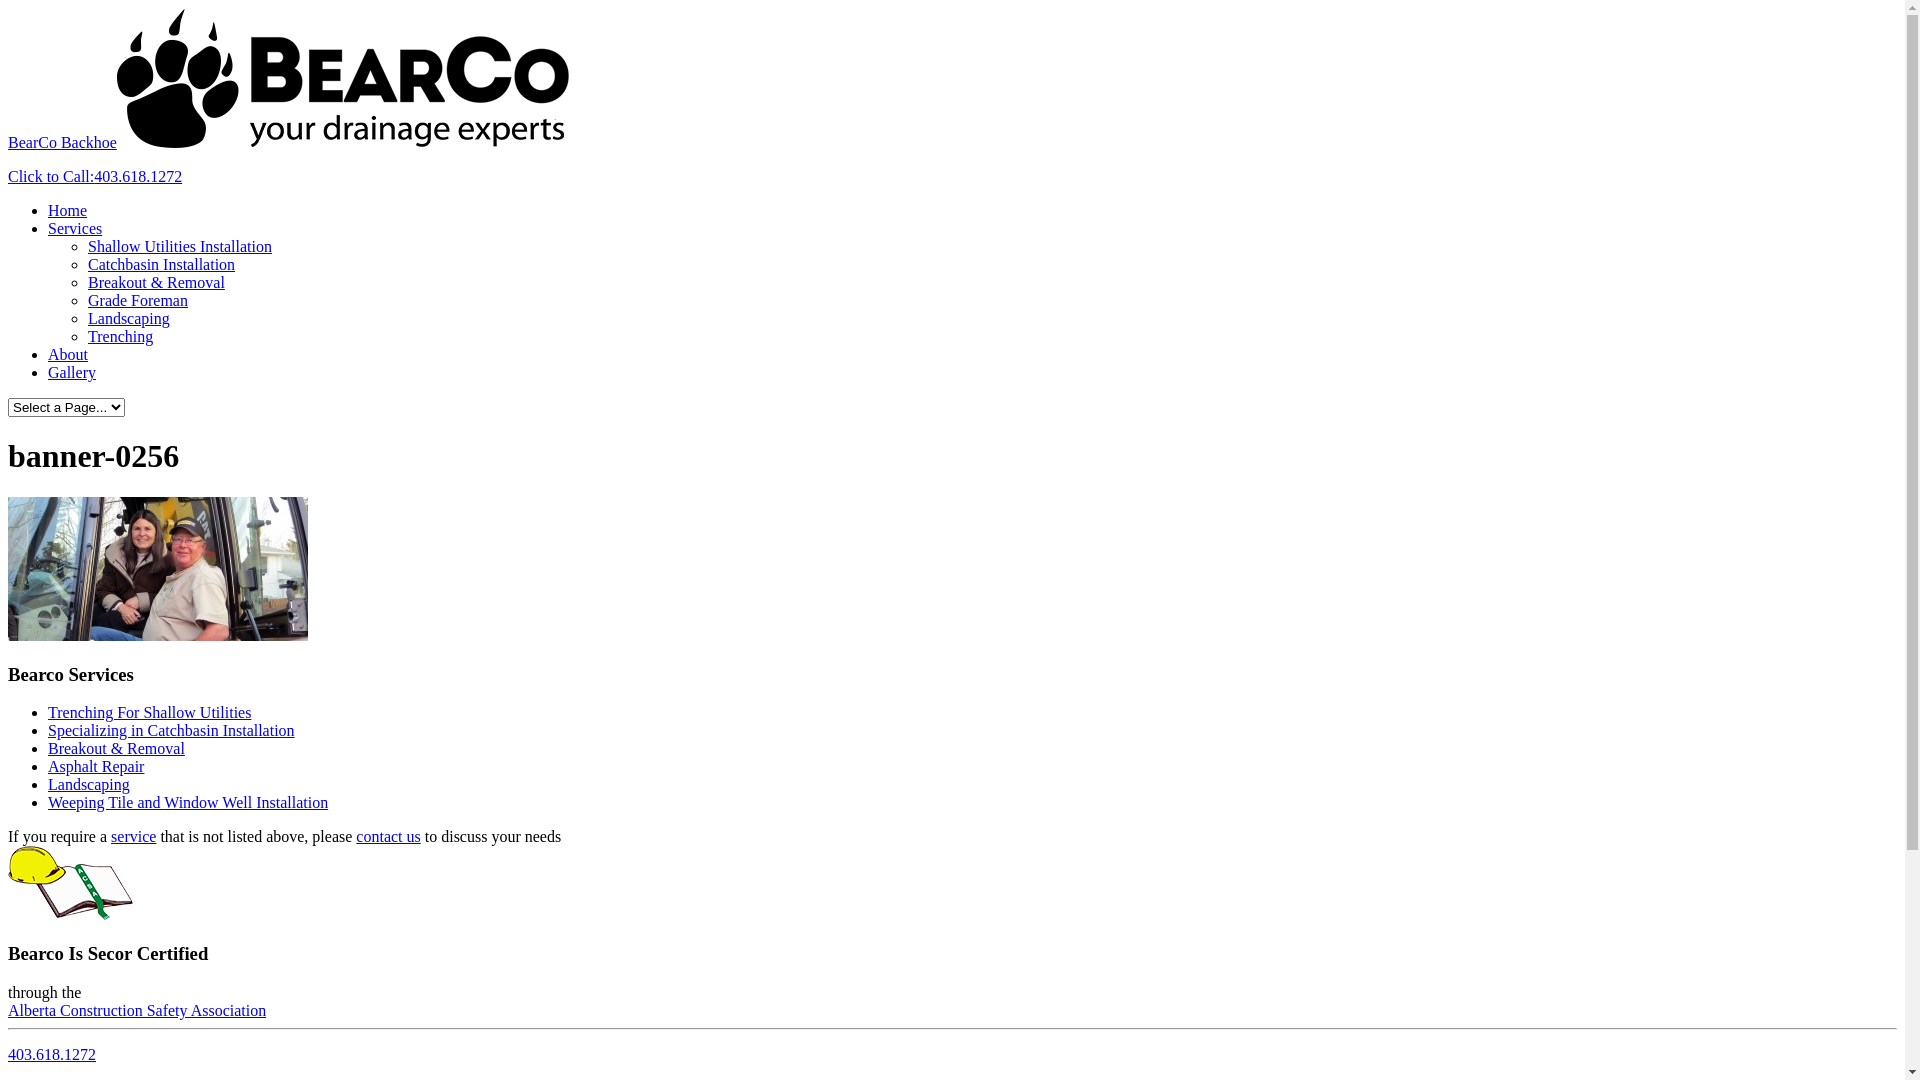 This screenshot has height=1080, width=1920. Describe the element at coordinates (137, 300) in the screenshot. I see `'Grade Foreman'` at that location.